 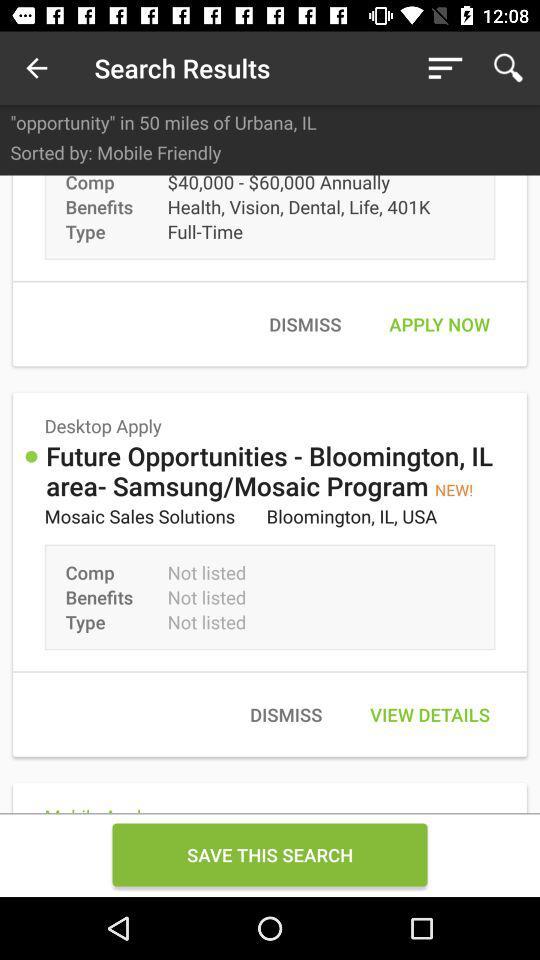 What do you see at coordinates (36, 68) in the screenshot?
I see `the icon next to the search results` at bounding box center [36, 68].